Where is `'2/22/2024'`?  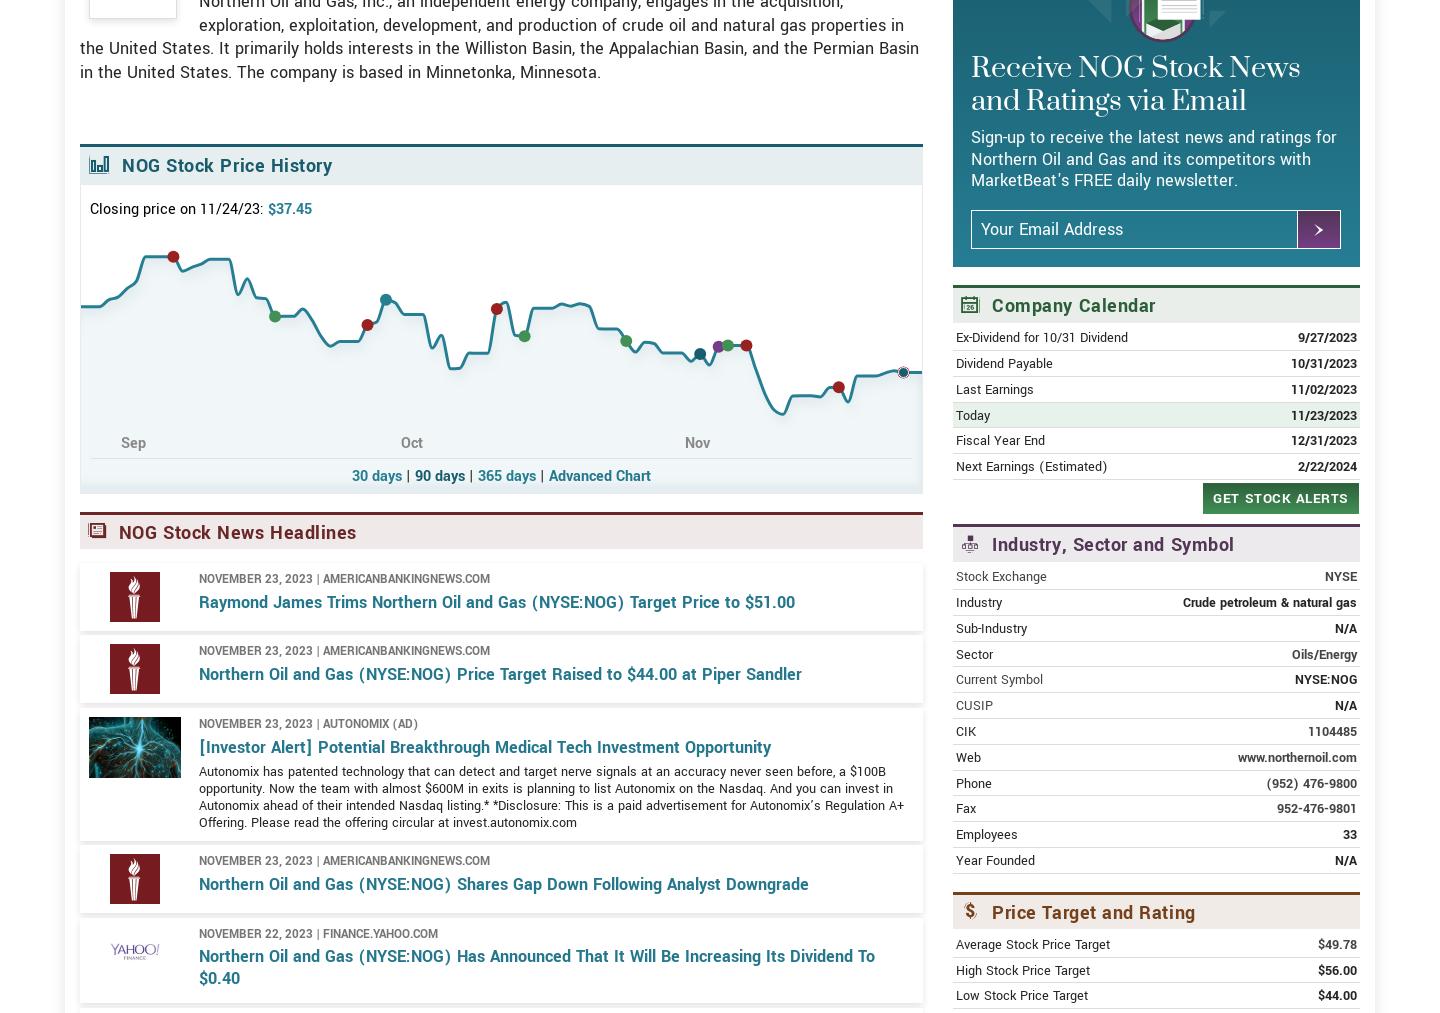
'2/22/2024' is located at coordinates (1325, 538).